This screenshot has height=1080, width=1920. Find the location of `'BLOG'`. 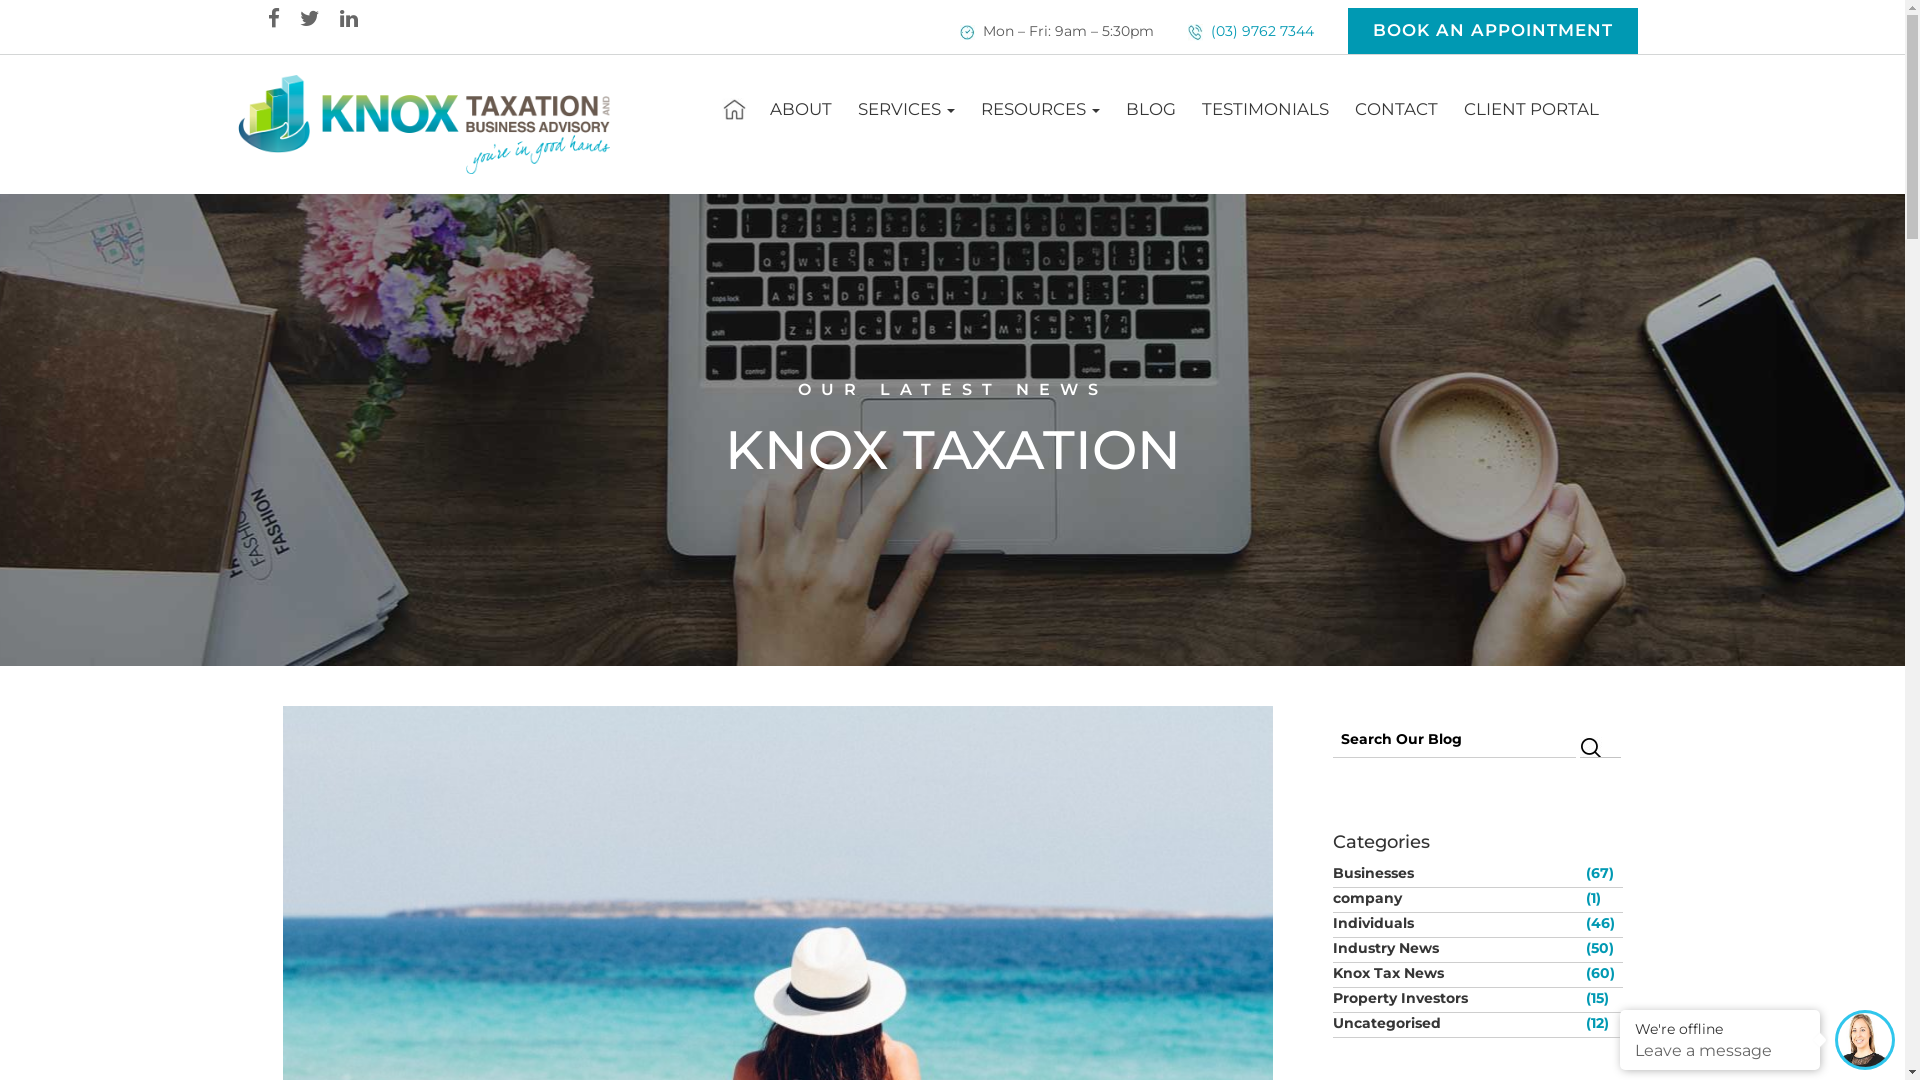

'BLOG' is located at coordinates (1151, 108).